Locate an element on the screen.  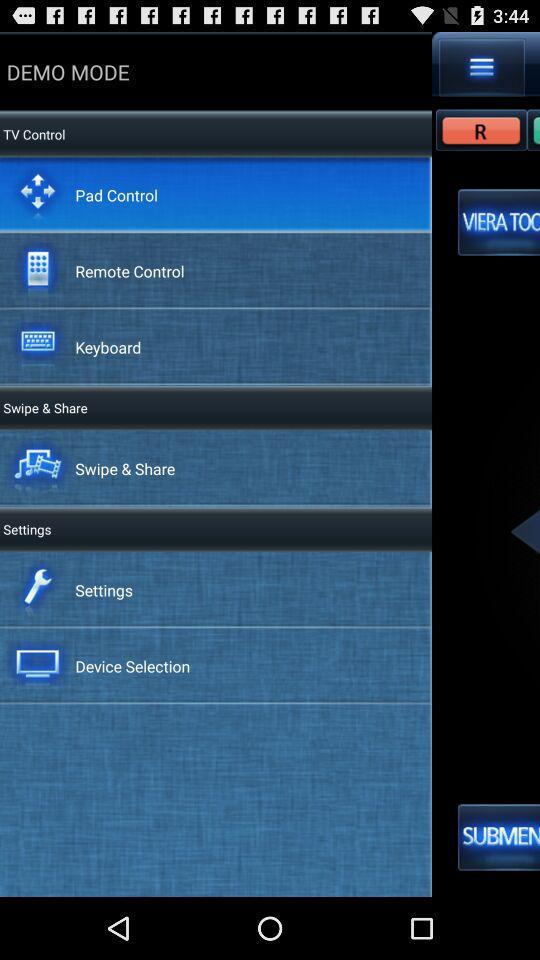
submit button is located at coordinates (498, 837).